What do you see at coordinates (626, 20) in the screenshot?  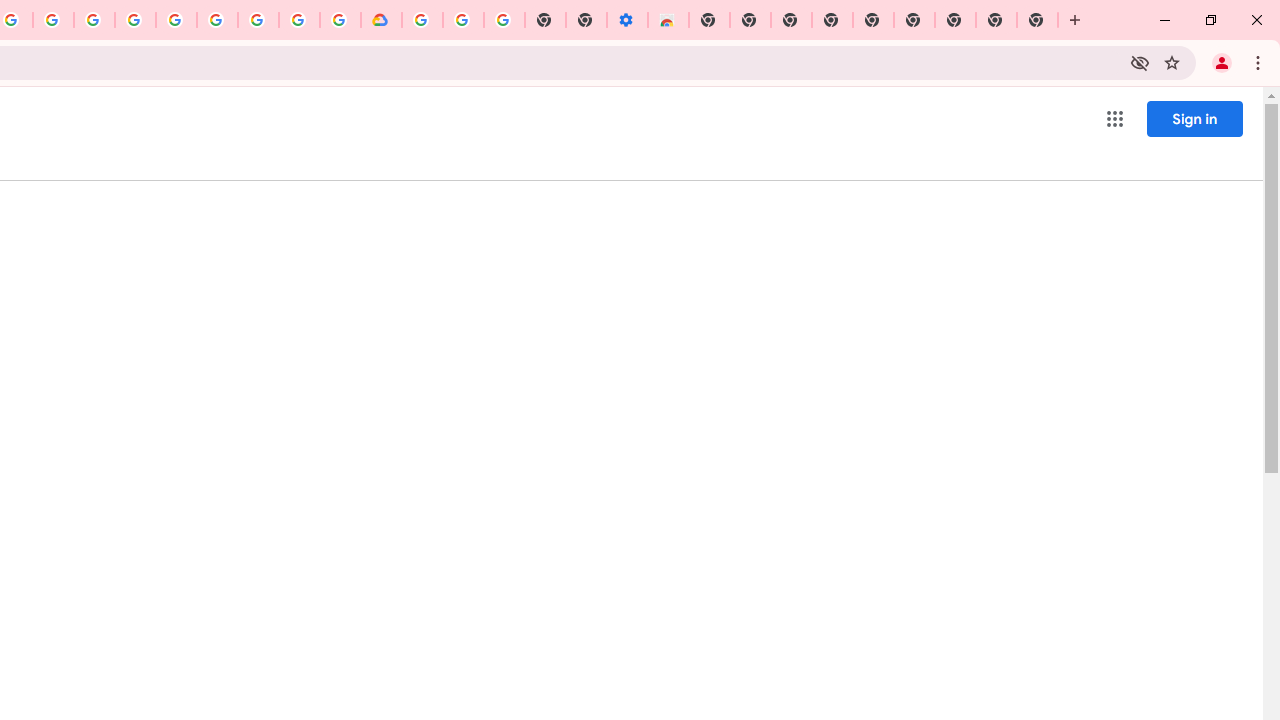 I see `'Settings - Accessibility'` at bounding box center [626, 20].